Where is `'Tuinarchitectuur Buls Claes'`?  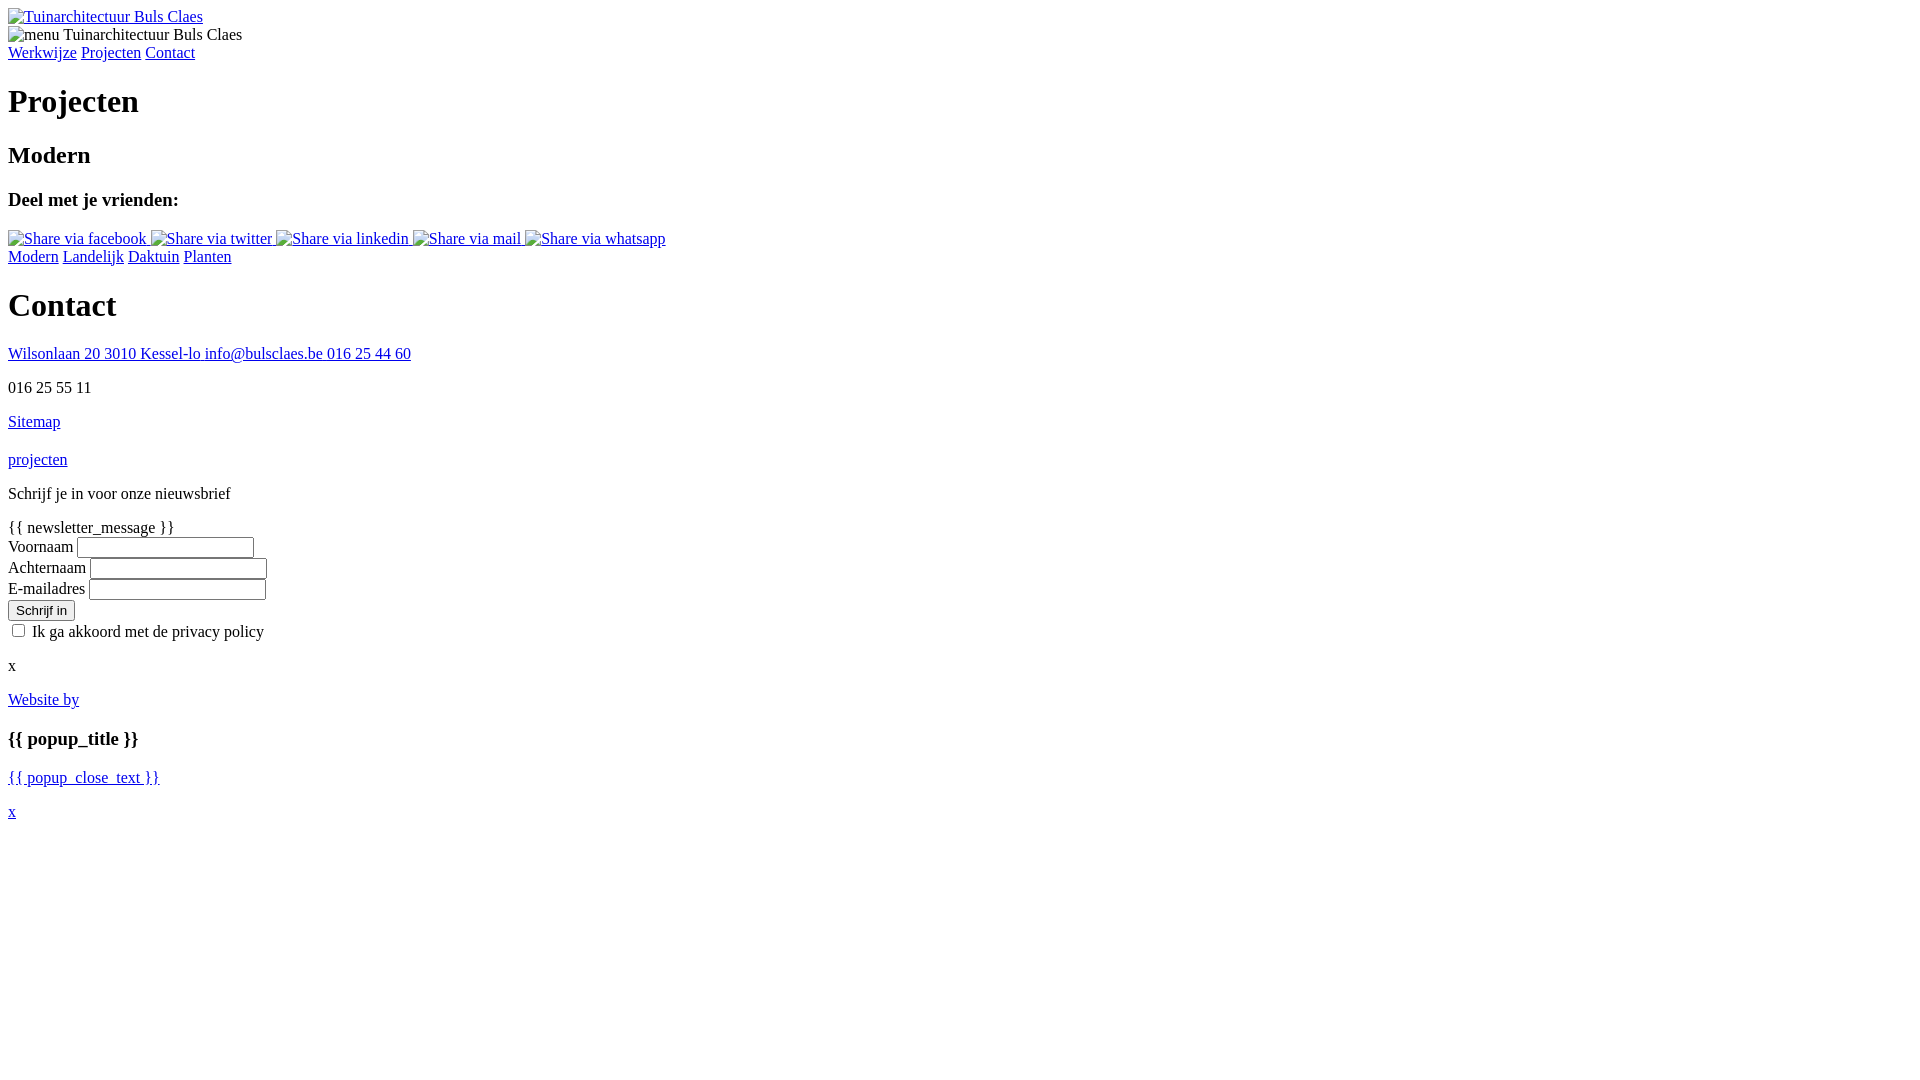 'Tuinarchitectuur Buls Claes' is located at coordinates (104, 16).